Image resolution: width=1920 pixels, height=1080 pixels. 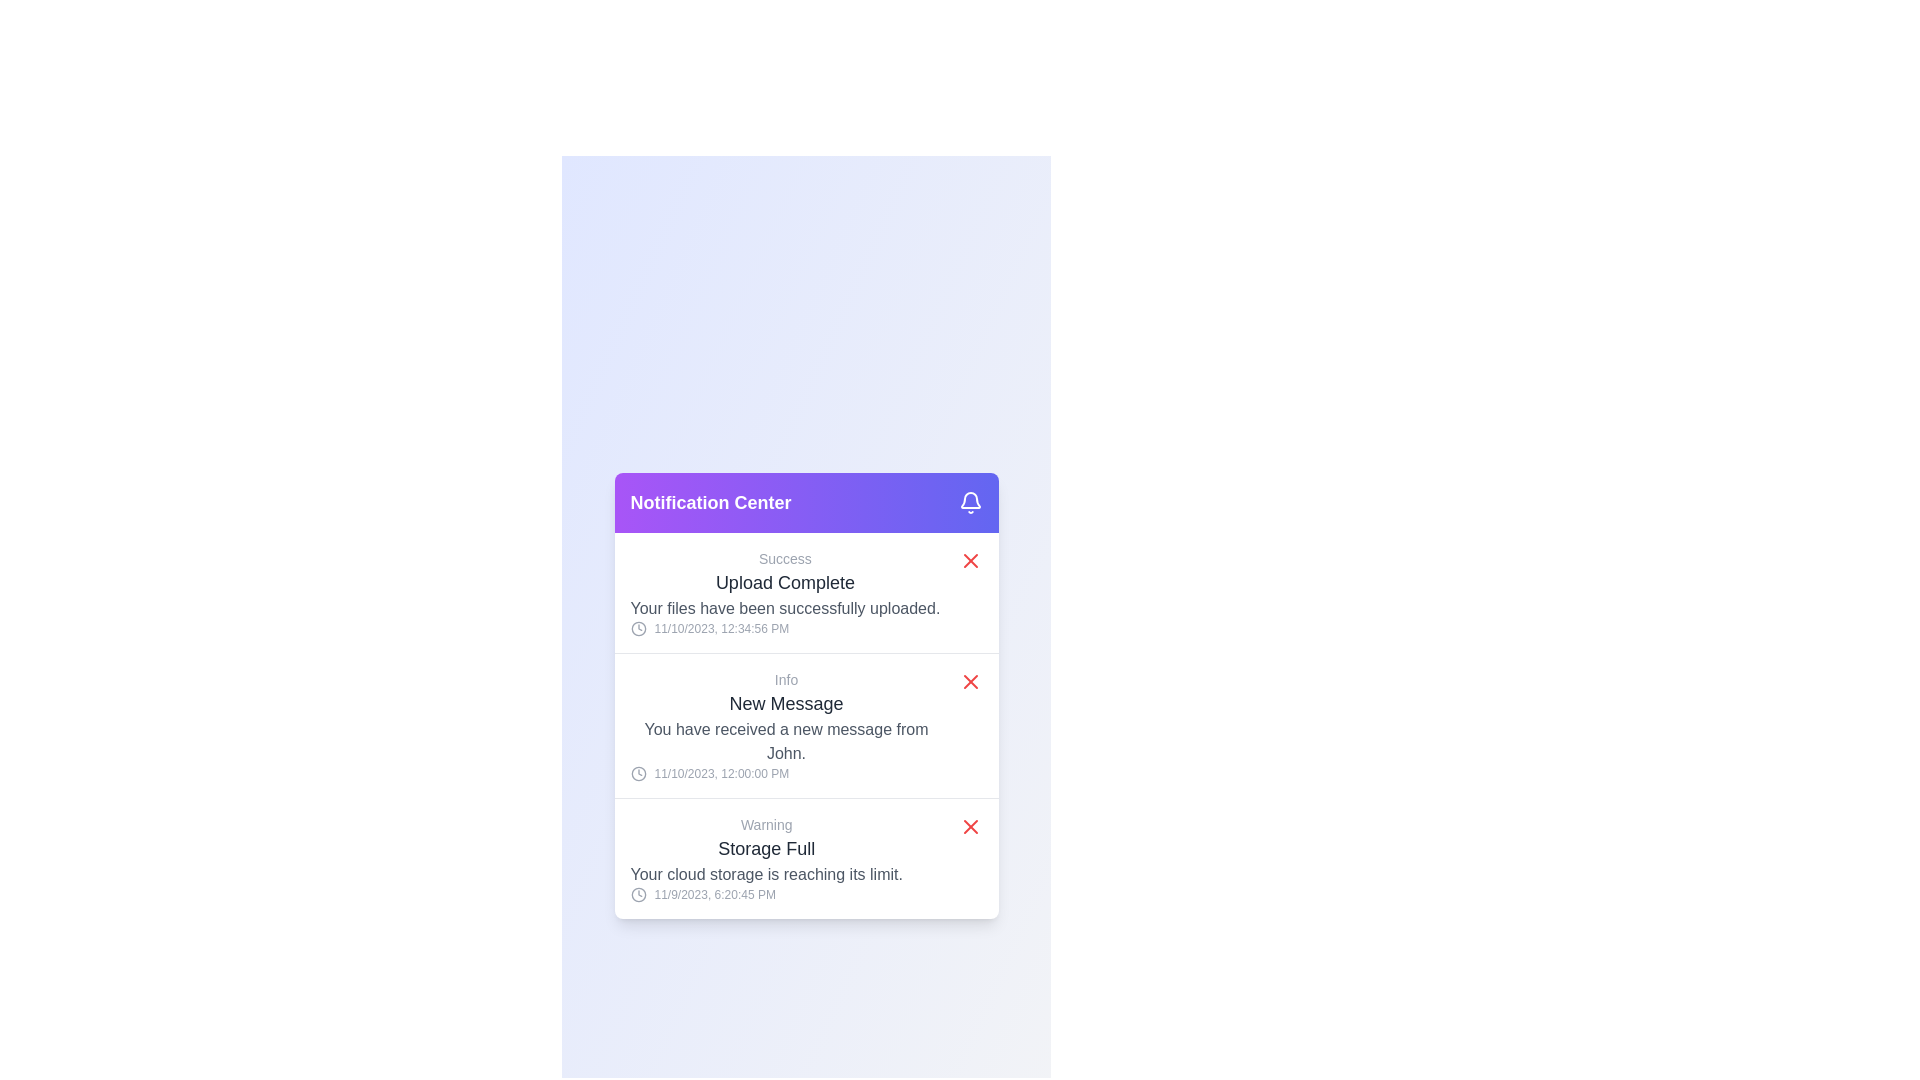 I want to click on the notification entry labeled 'Storage Full' at the bottom of the notification panel, so click(x=806, y=857).